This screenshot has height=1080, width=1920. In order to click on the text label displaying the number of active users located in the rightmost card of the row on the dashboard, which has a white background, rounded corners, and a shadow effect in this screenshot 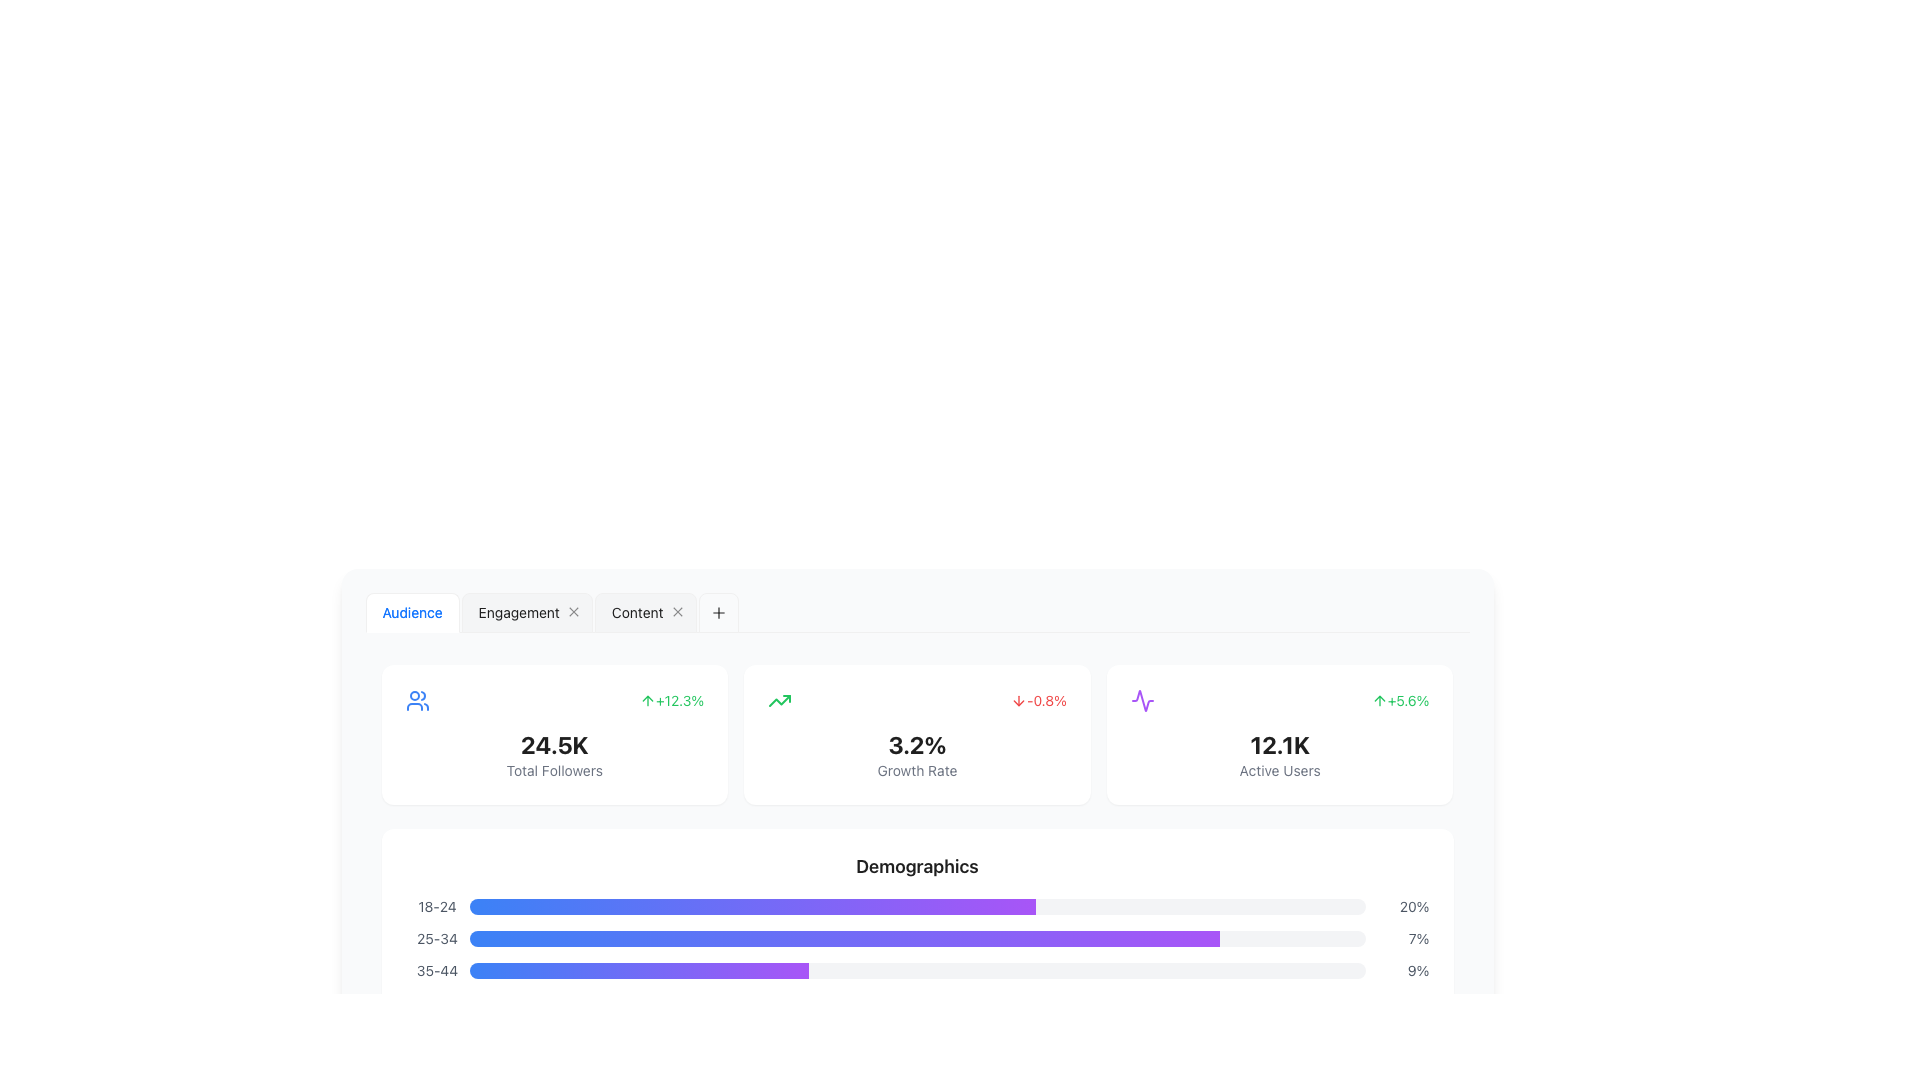, I will do `click(1280, 744)`.